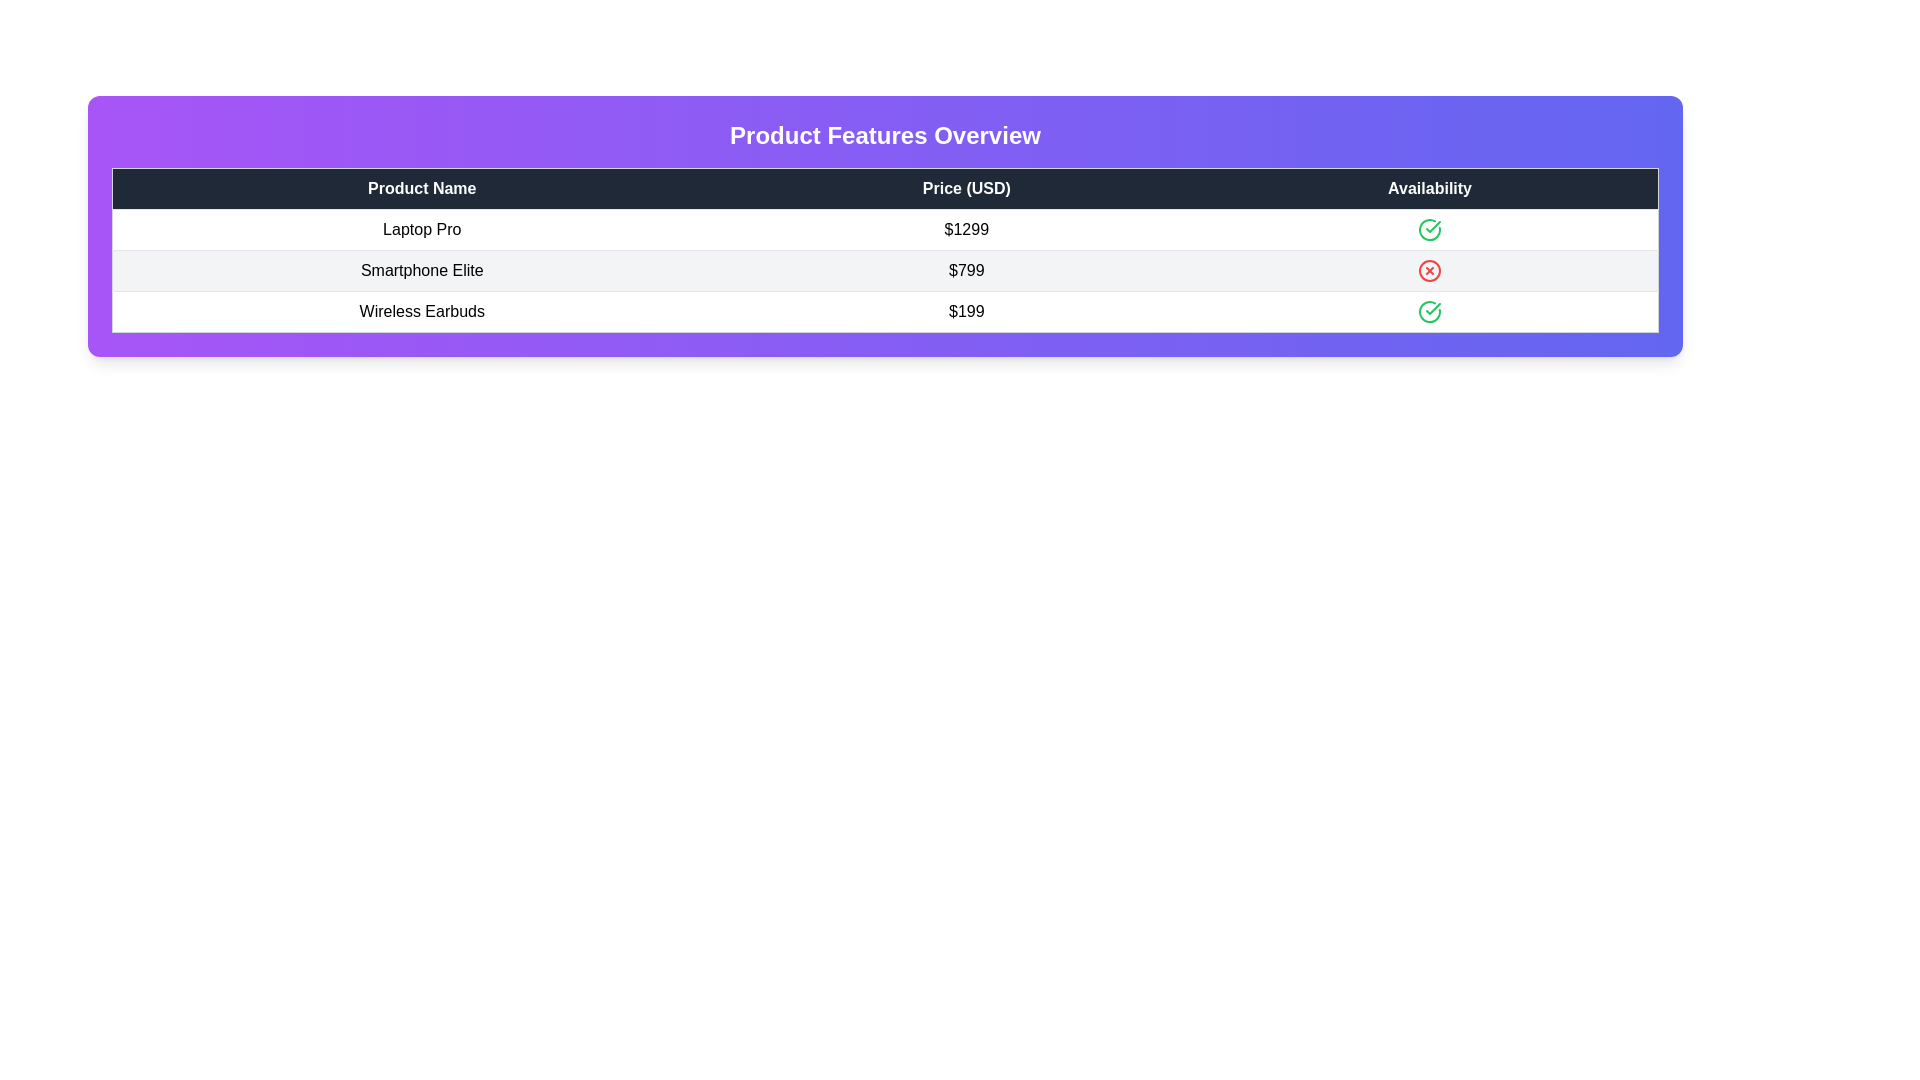 The height and width of the screenshot is (1080, 1920). Describe the element at coordinates (1429, 229) in the screenshot. I see `the availability icon for the product 'Laptop Pro' located in the first row of the table under the 'Availability' column` at that location.